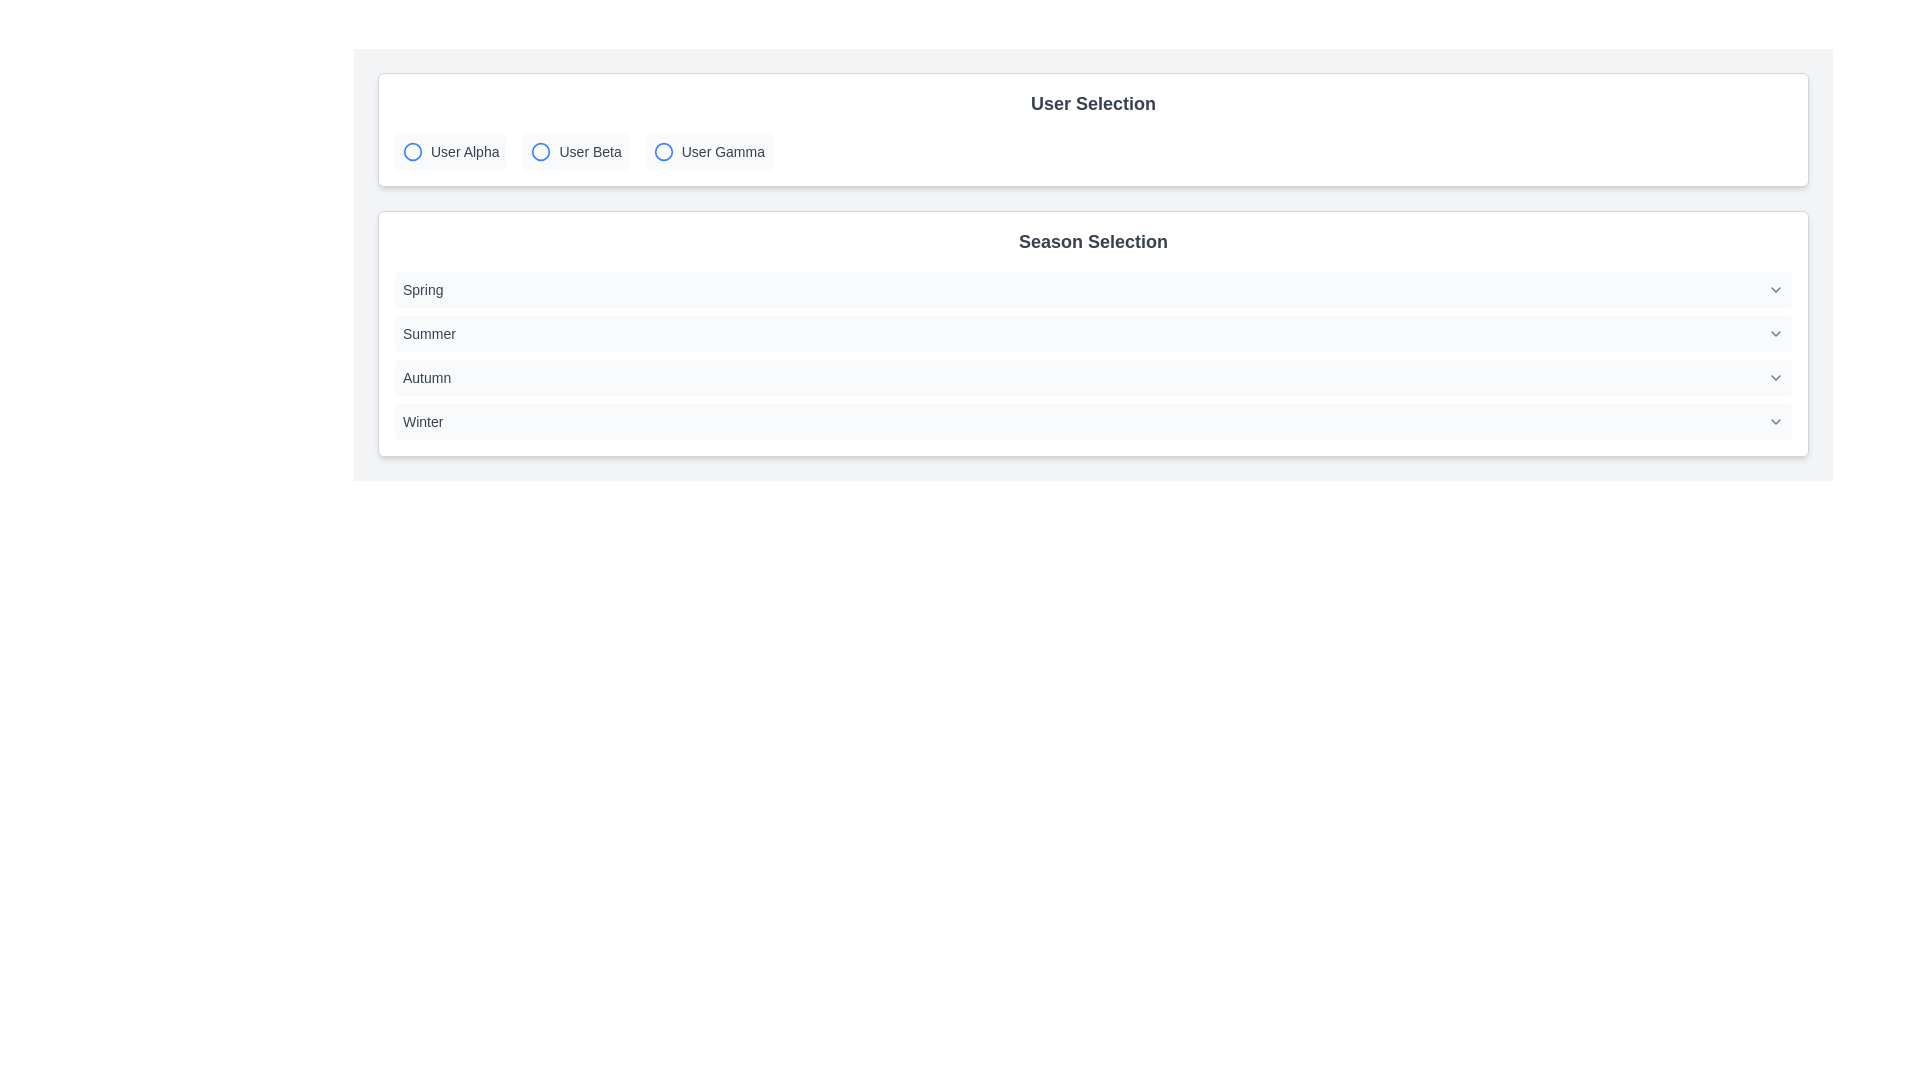 The image size is (1920, 1080). What do you see at coordinates (1776, 420) in the screenshot?
I see `the small, downward-pointing chevron icon styled with a thin, rounded stroke and gray color, located to the right of the 'Winter' label in the 'Season Selection' section` at bounding box center [1776, 420].